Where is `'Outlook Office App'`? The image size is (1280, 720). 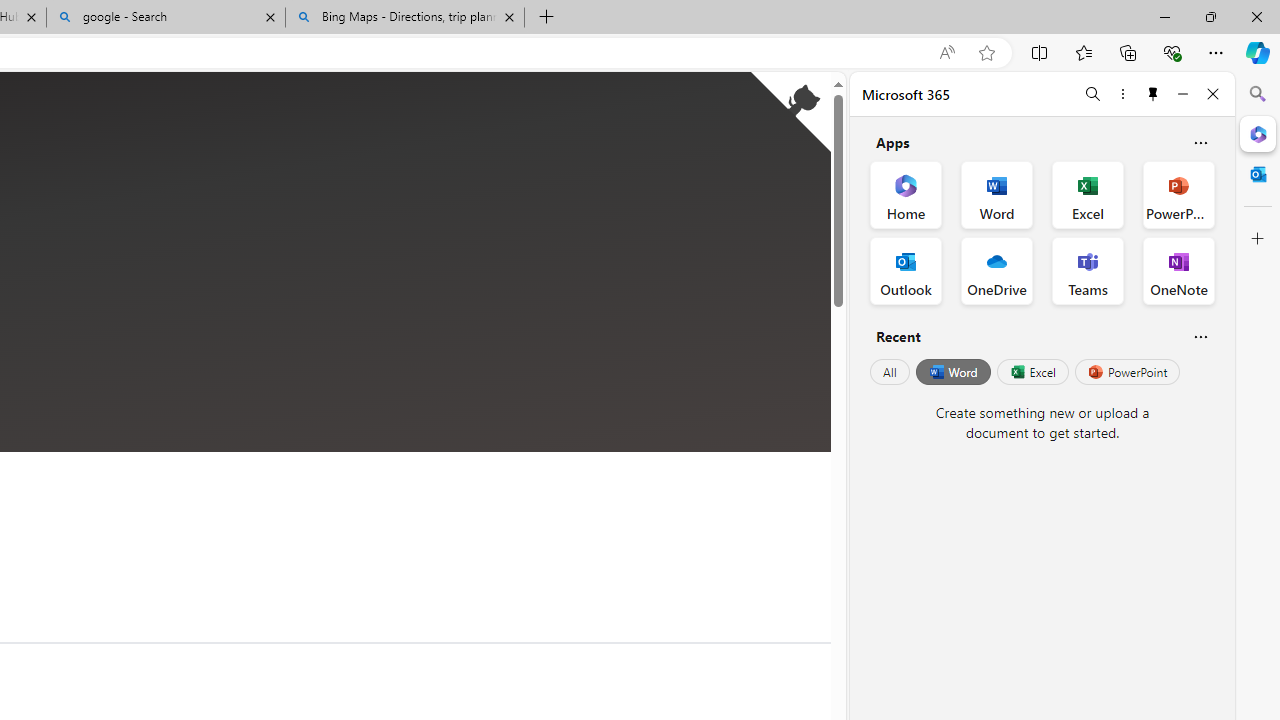 'Outlook Office App' is located at coordinates (905, 271).